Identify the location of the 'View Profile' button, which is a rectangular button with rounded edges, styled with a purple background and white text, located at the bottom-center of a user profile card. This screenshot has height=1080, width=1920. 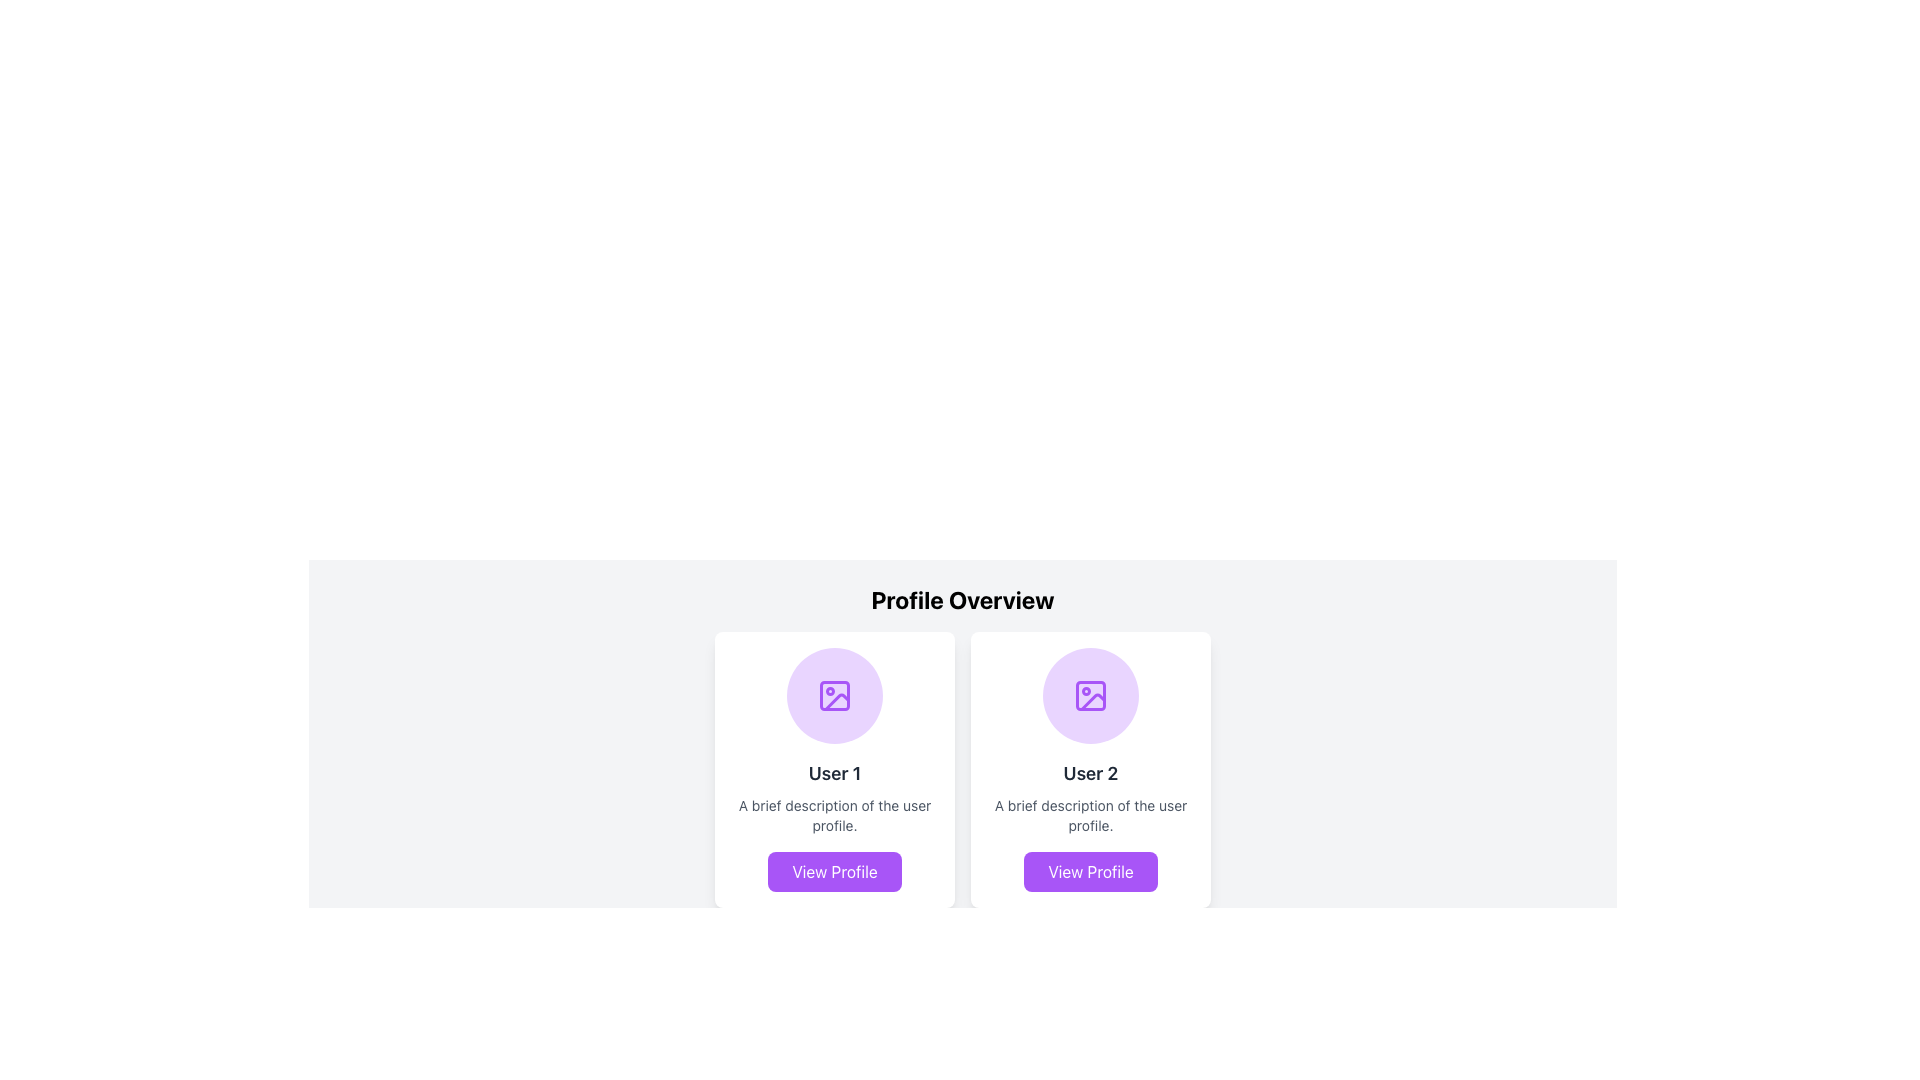
(835, 870).